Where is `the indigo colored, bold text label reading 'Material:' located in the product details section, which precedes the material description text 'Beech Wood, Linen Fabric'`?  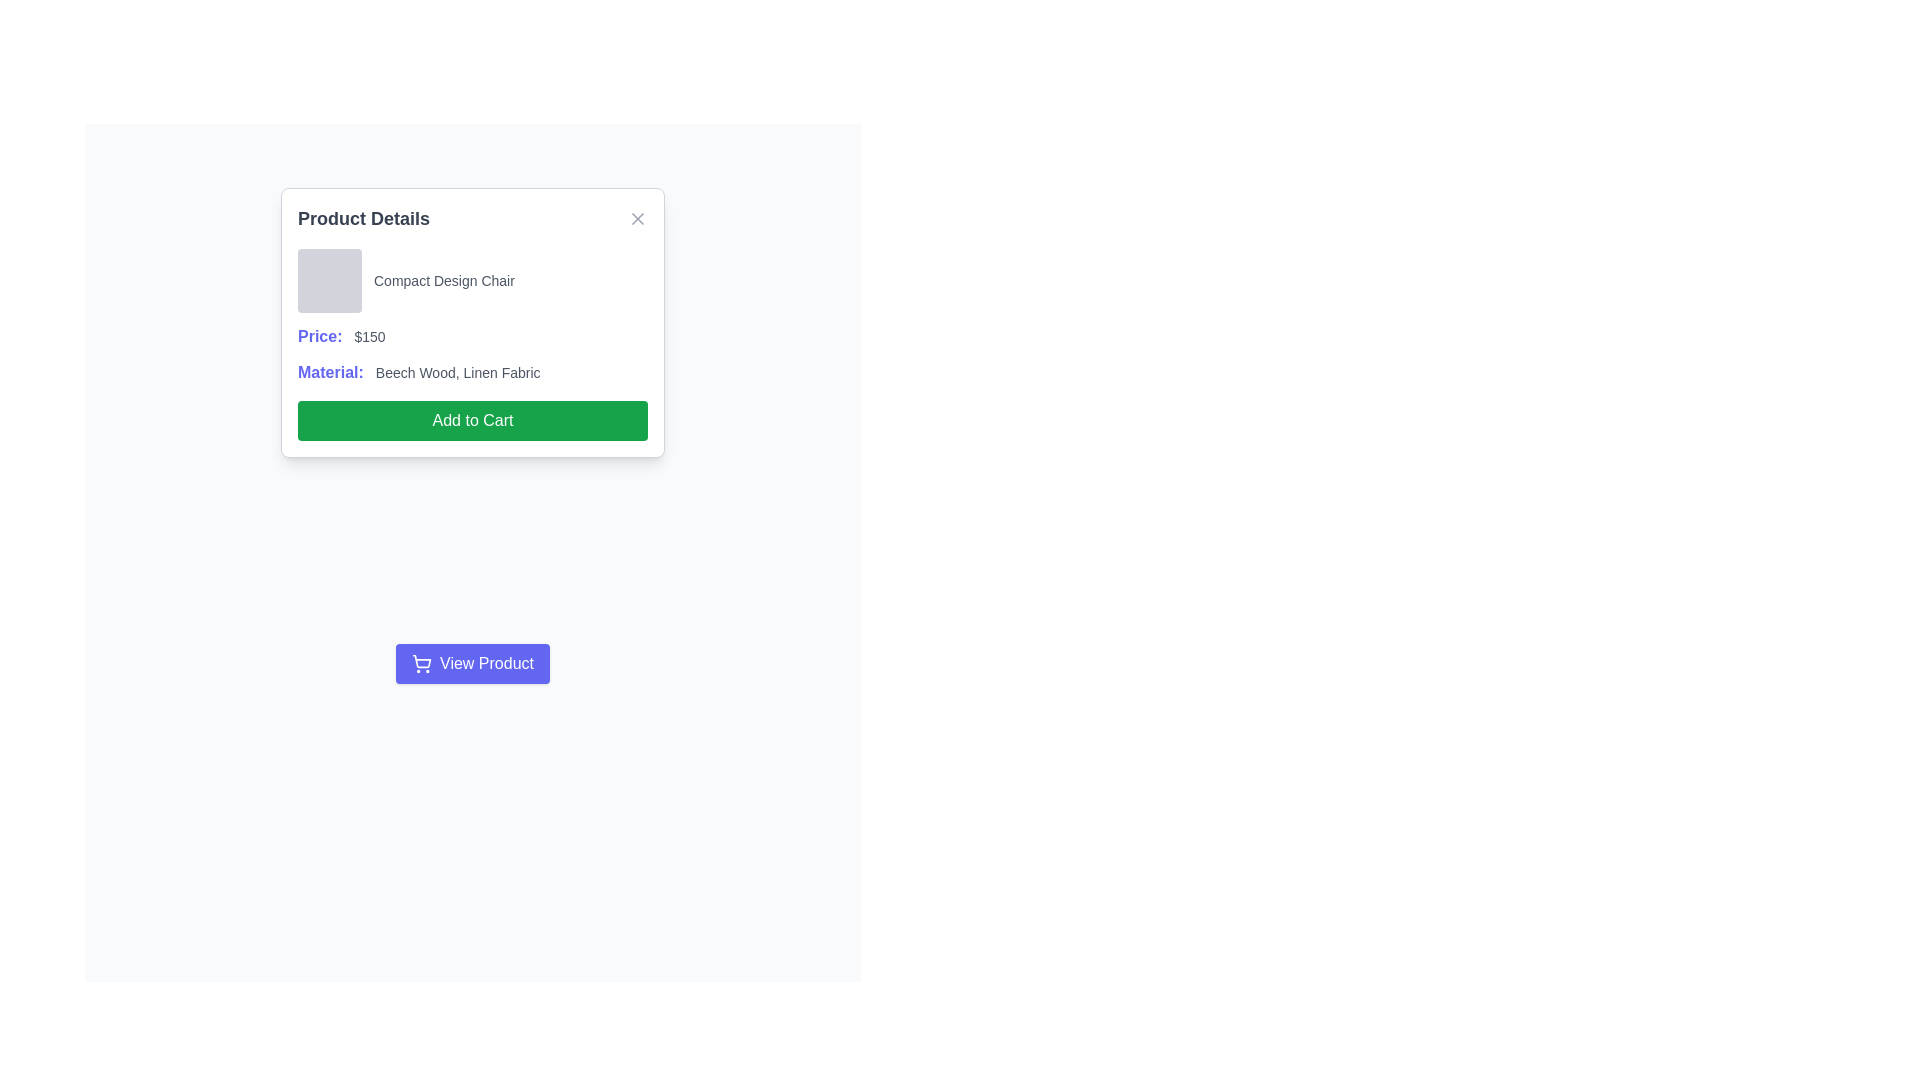 the indigo colored, bold text label reading 'Material:' located in the product details section, which precedes the material description text 'Beech Wood, Linen Fabric' is located at coordinates (330, 373).